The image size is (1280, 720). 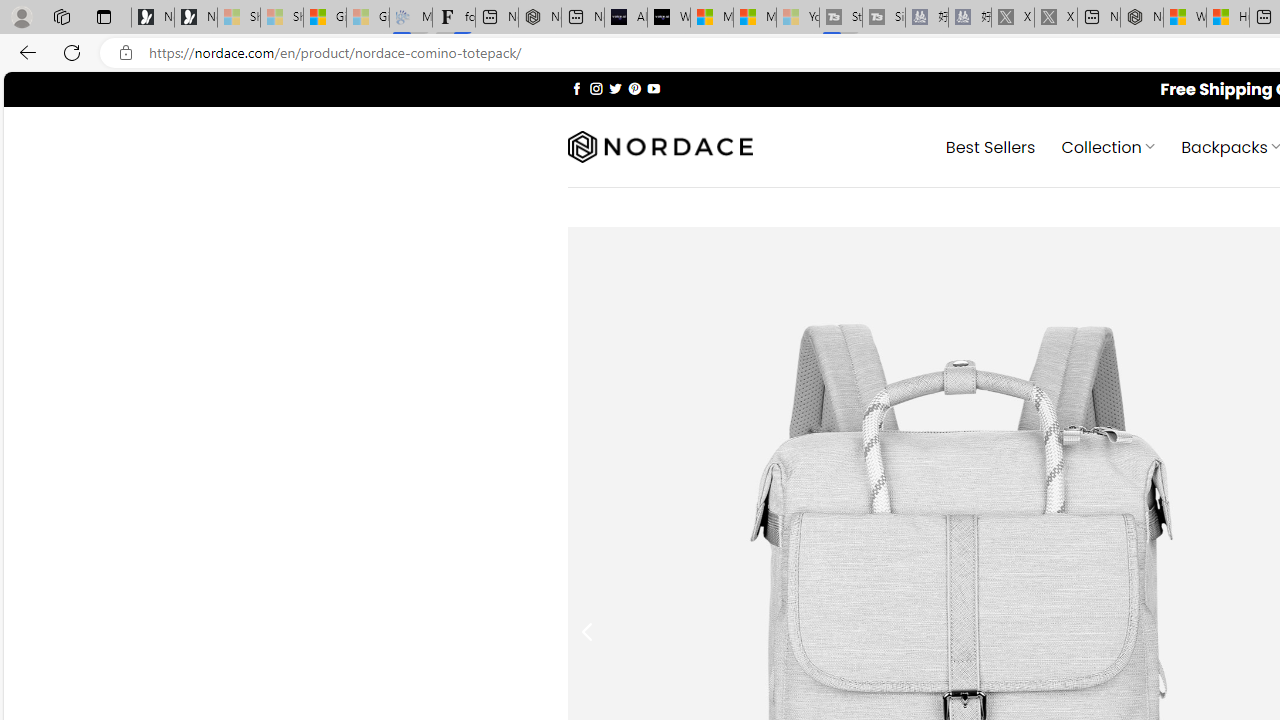 I want to click on 'Streaming Coverage | T3 - Sleeping', so click(x=840, y=17).